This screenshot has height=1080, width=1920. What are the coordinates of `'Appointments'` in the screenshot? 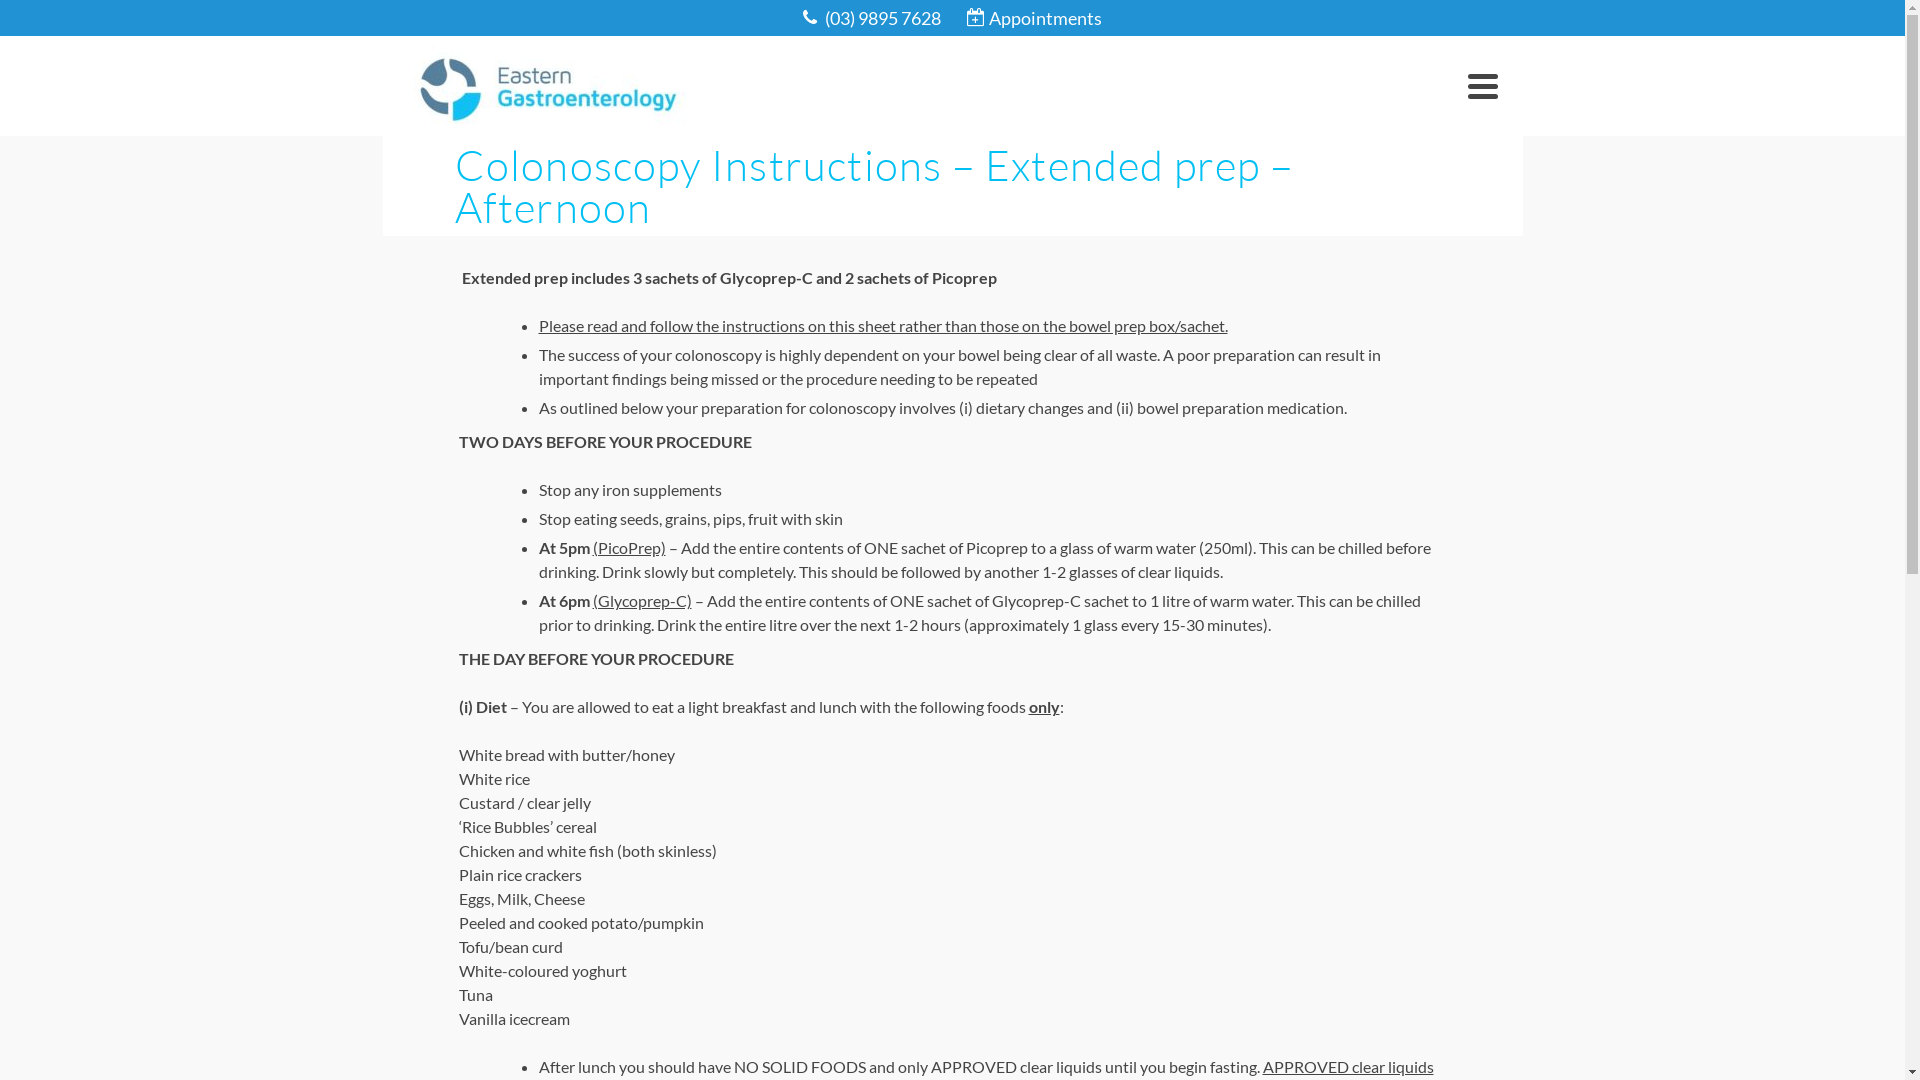 It's located at (1034, 18).